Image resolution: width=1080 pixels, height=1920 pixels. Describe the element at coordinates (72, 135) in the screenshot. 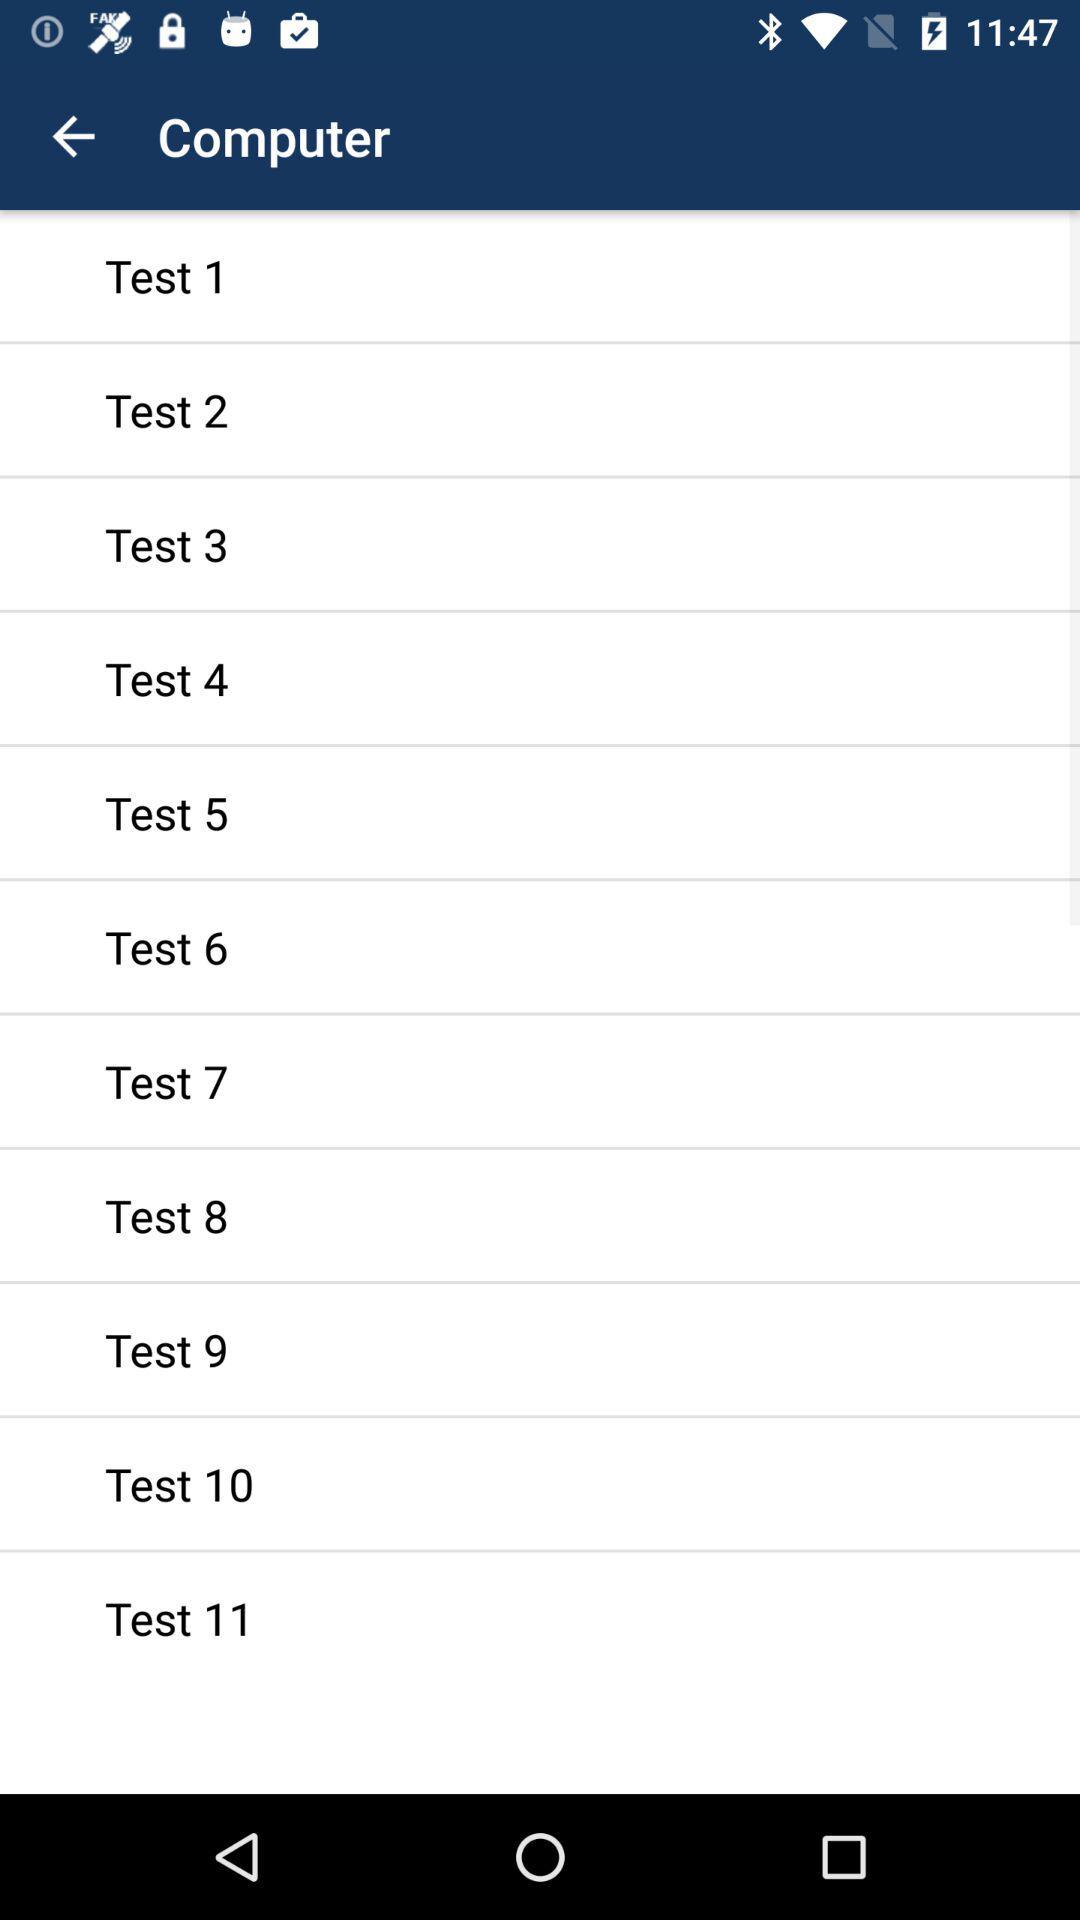

I see `icon above test 1 icon` at that location.